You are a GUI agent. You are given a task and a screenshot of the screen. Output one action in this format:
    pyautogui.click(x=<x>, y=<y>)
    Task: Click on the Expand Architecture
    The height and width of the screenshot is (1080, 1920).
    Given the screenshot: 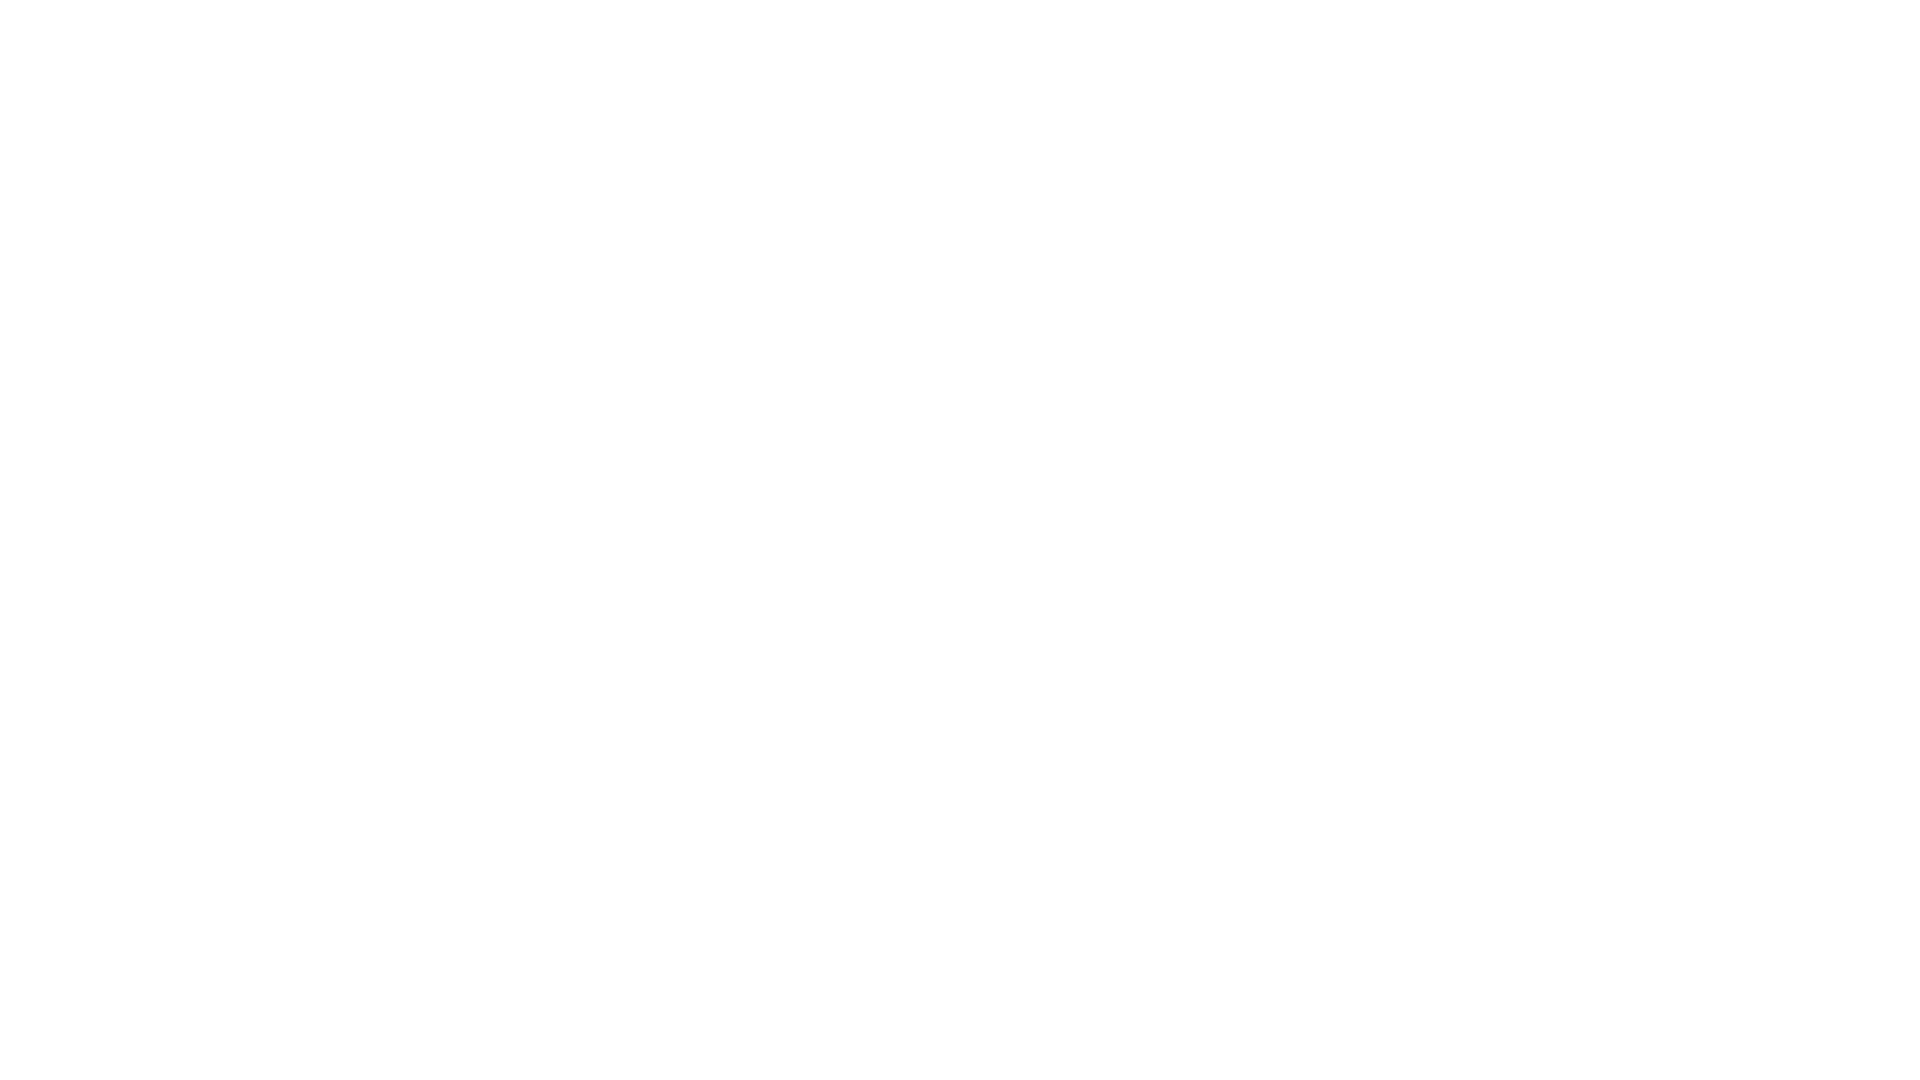 What is the action you would take?
    pyautogui.click(x=223, y=865)
    